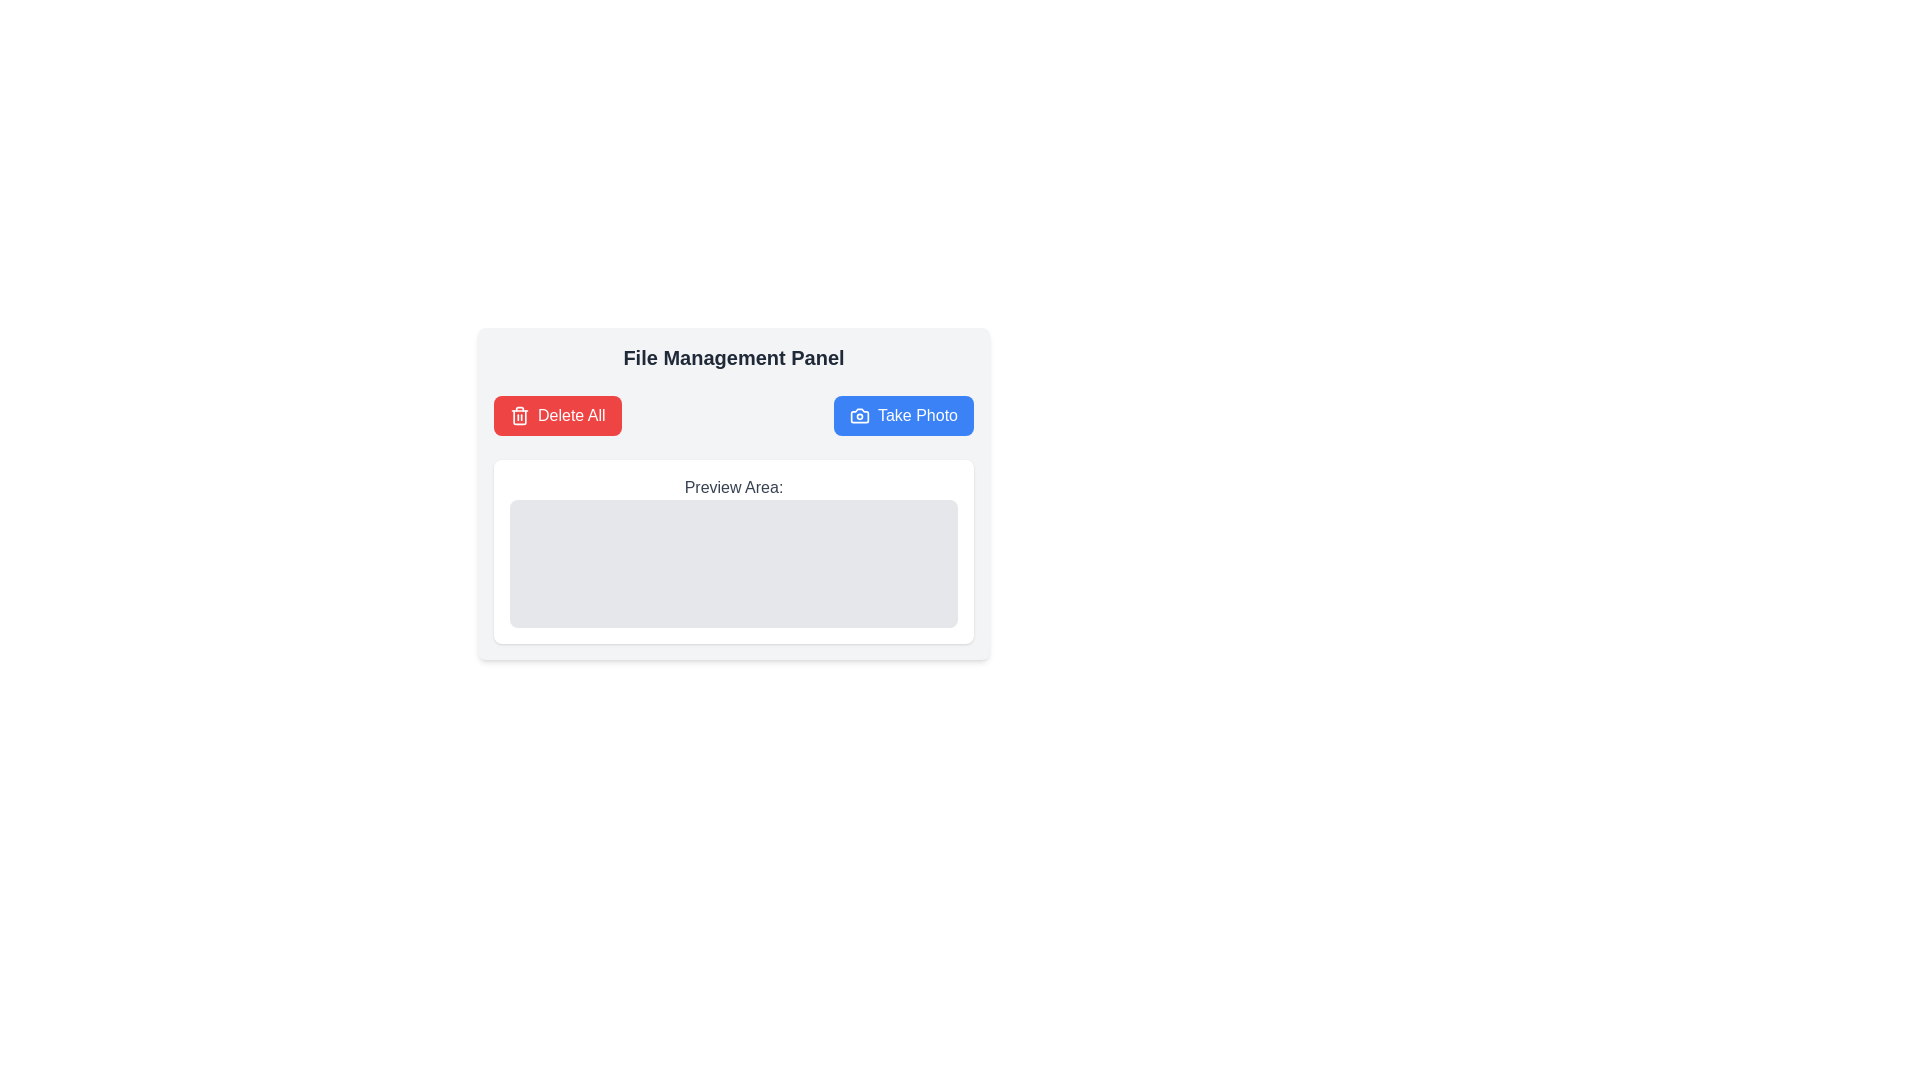 This screenshot has height=1080, width=1920. What do you see at coordinates (733, 357) in the screenshot?
I see `the static text title or label that indicates the purpose of the section, which is located above the 'Delete All' and 'Take Photo' buttons and the 'Preview Area'` at bounding box center [733, 357].